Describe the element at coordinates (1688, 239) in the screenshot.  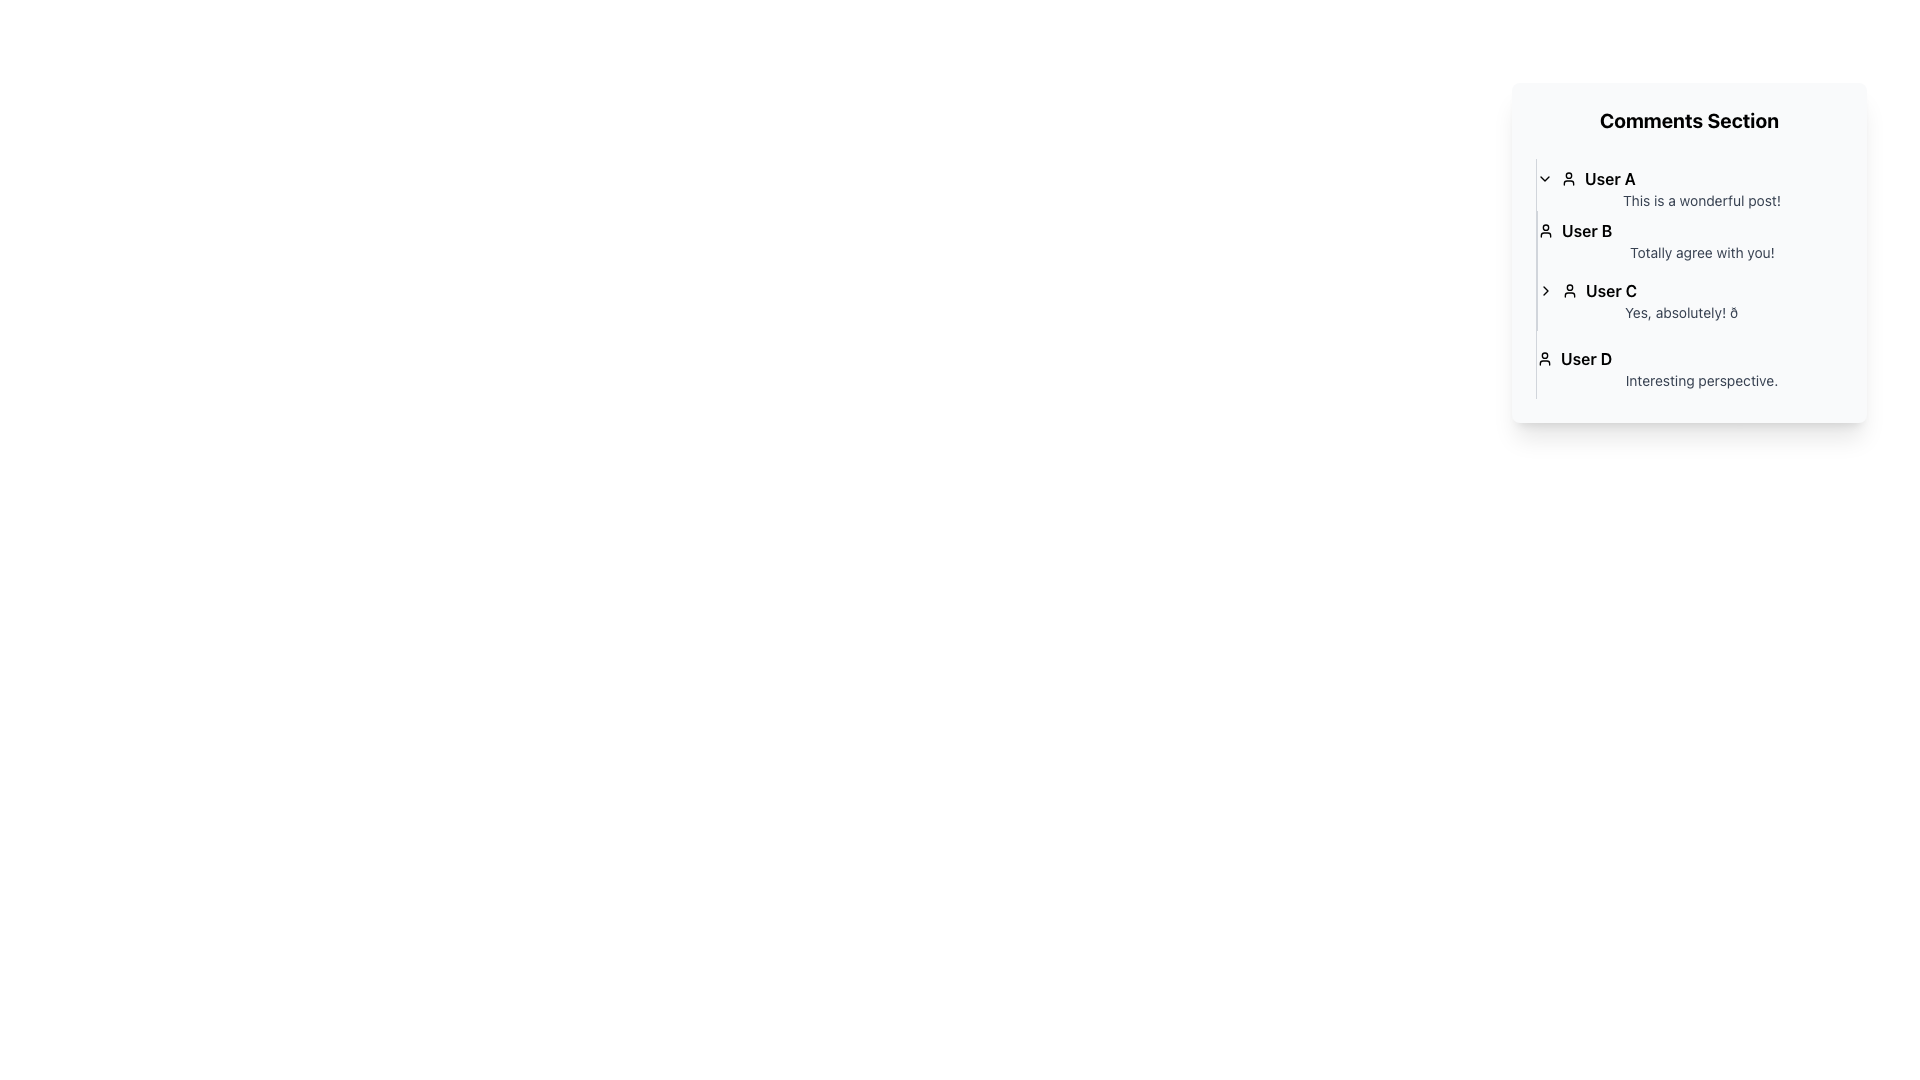
I see `the second user comment block in the threaded discussion view, which displays 'User B's comment` at that location.